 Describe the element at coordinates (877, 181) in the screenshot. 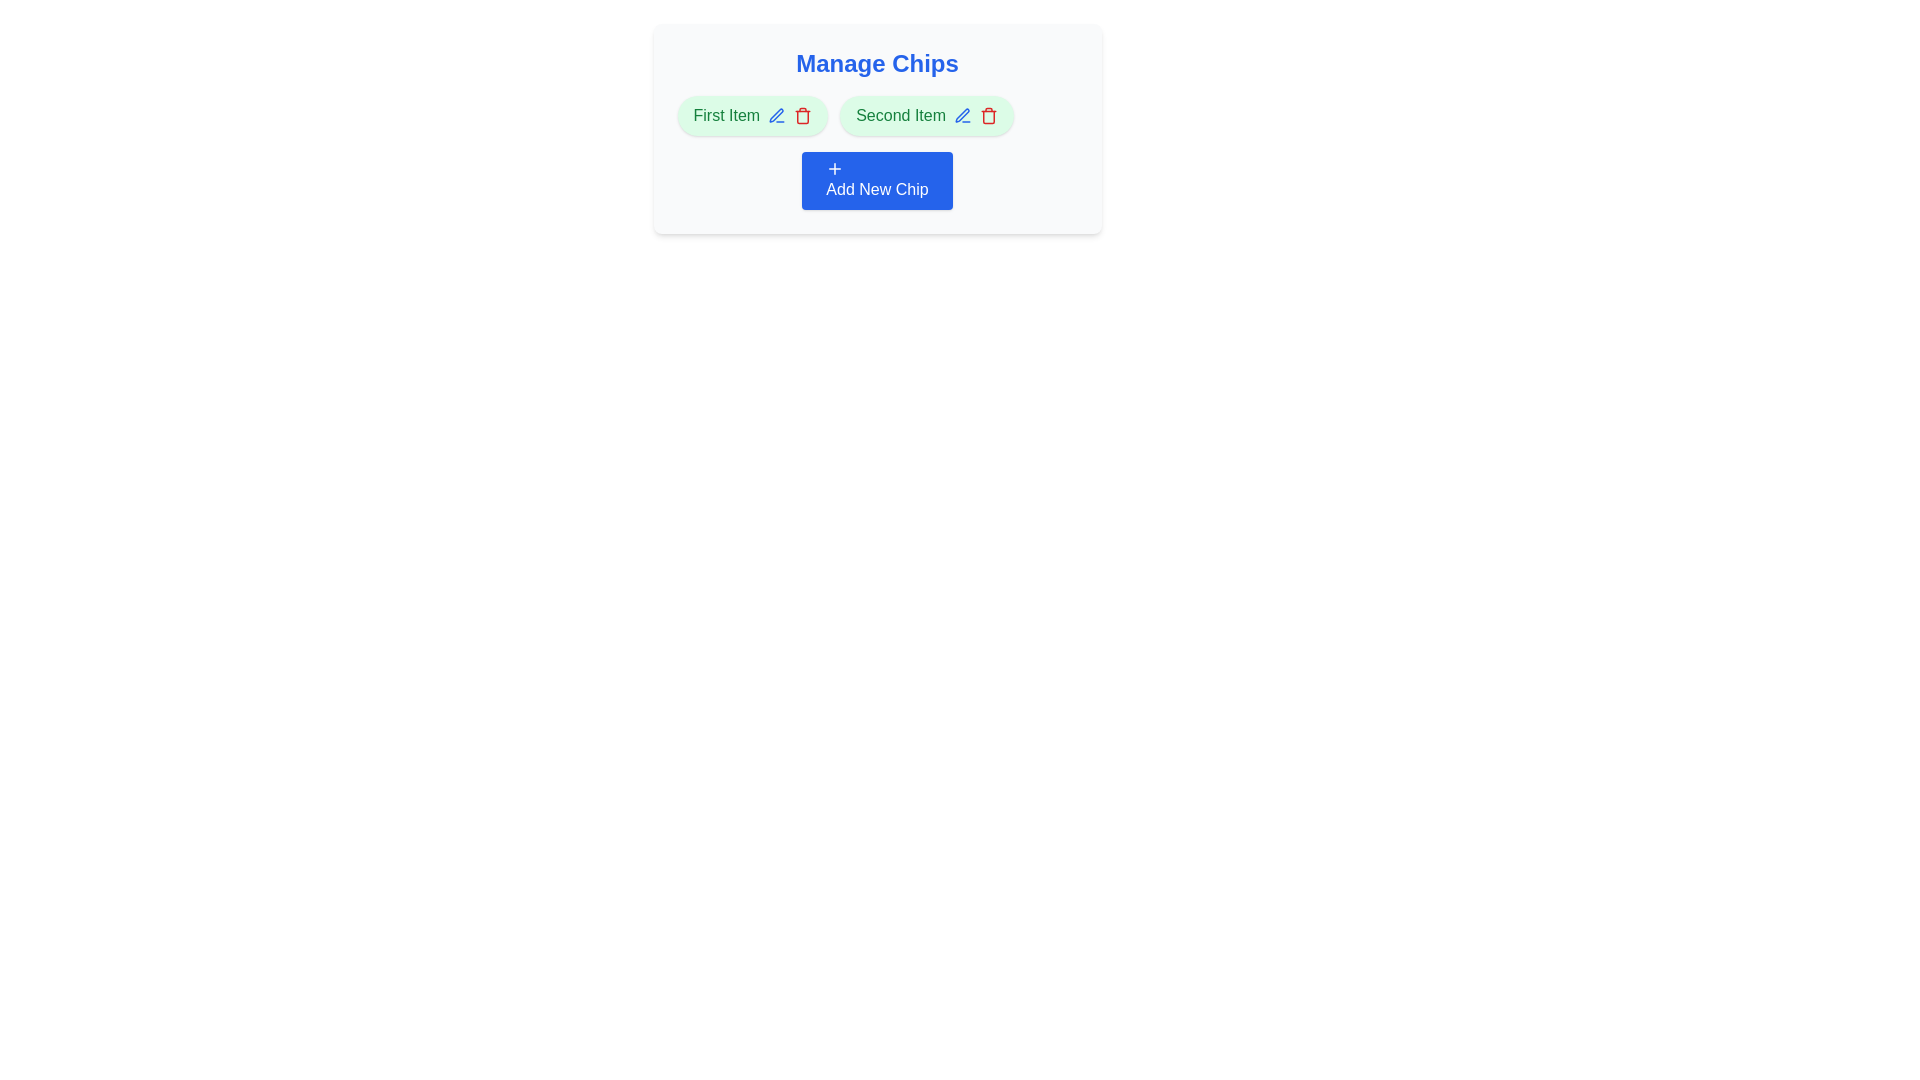

I see `'Add New Chip' button to add a new chip` at that location.